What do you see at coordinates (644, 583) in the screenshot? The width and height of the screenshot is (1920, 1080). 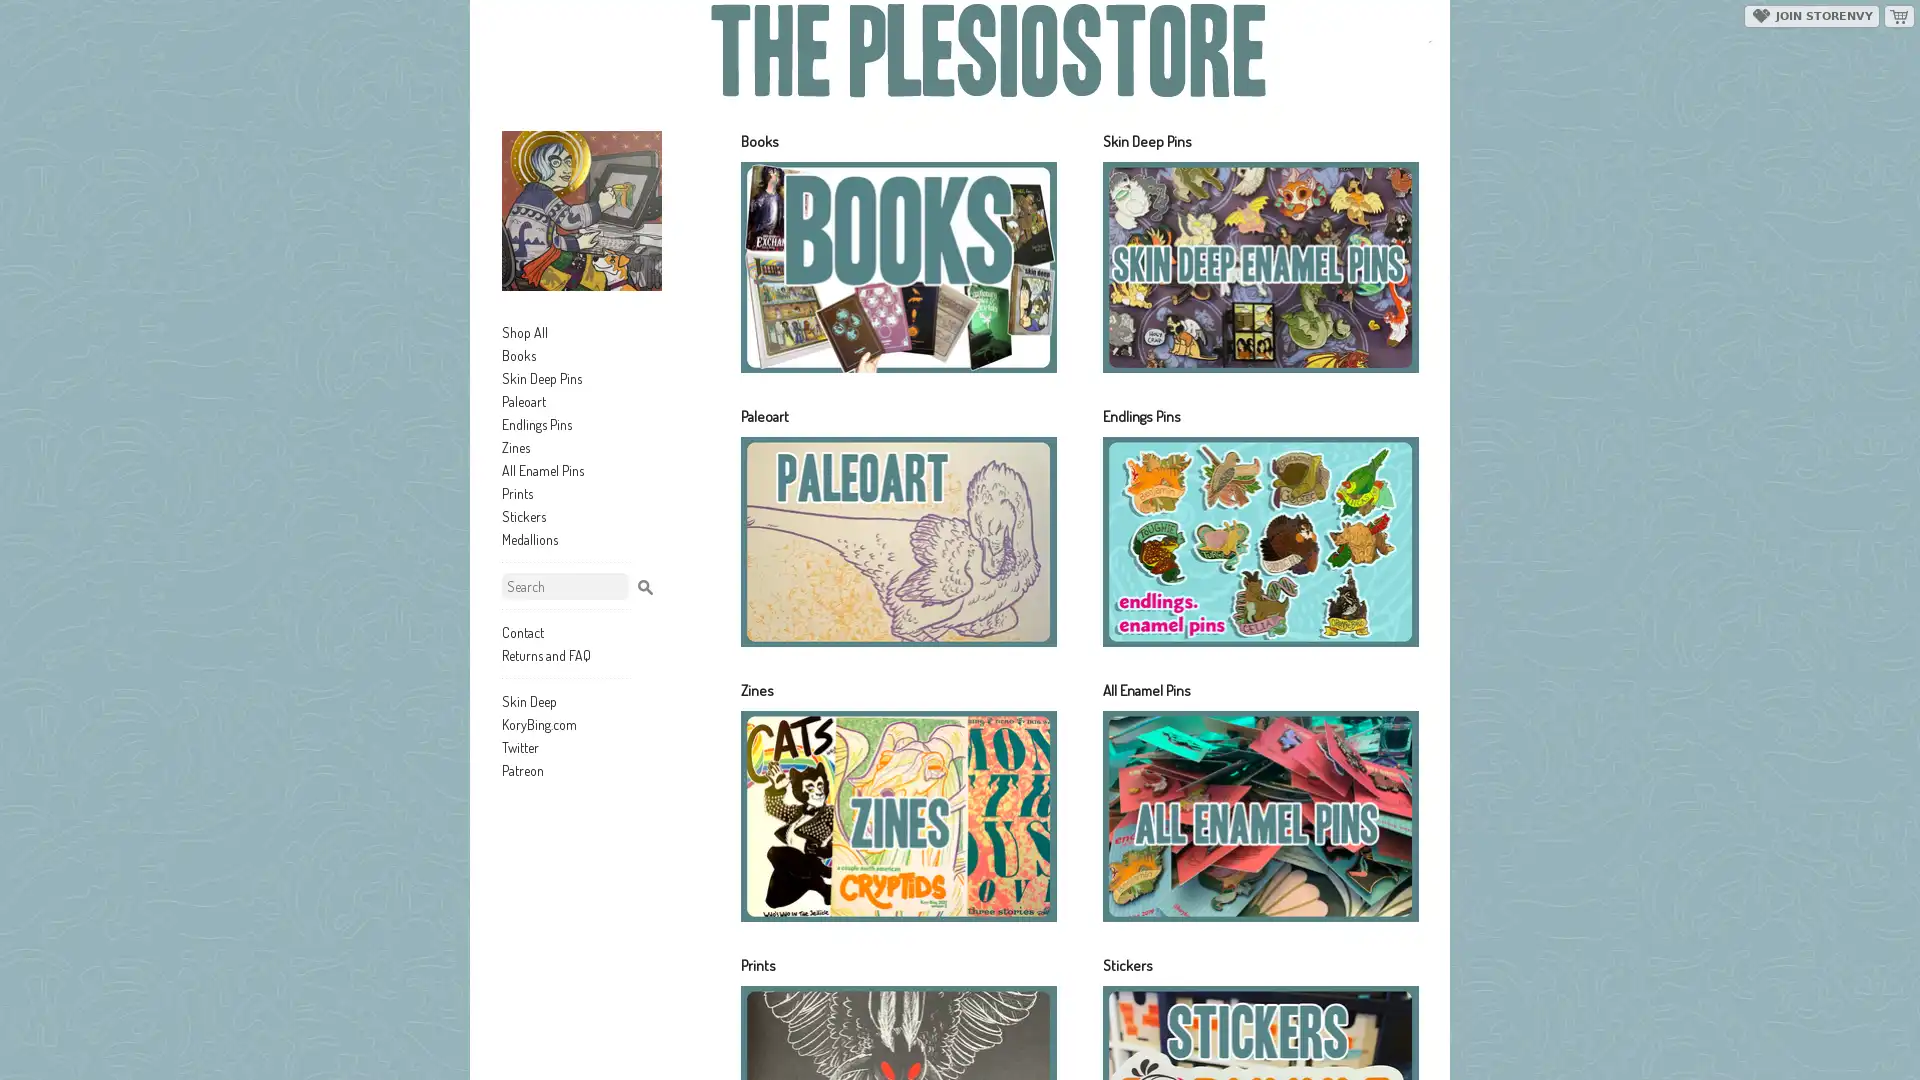 I see `Search` at bounding box center [644, 583].